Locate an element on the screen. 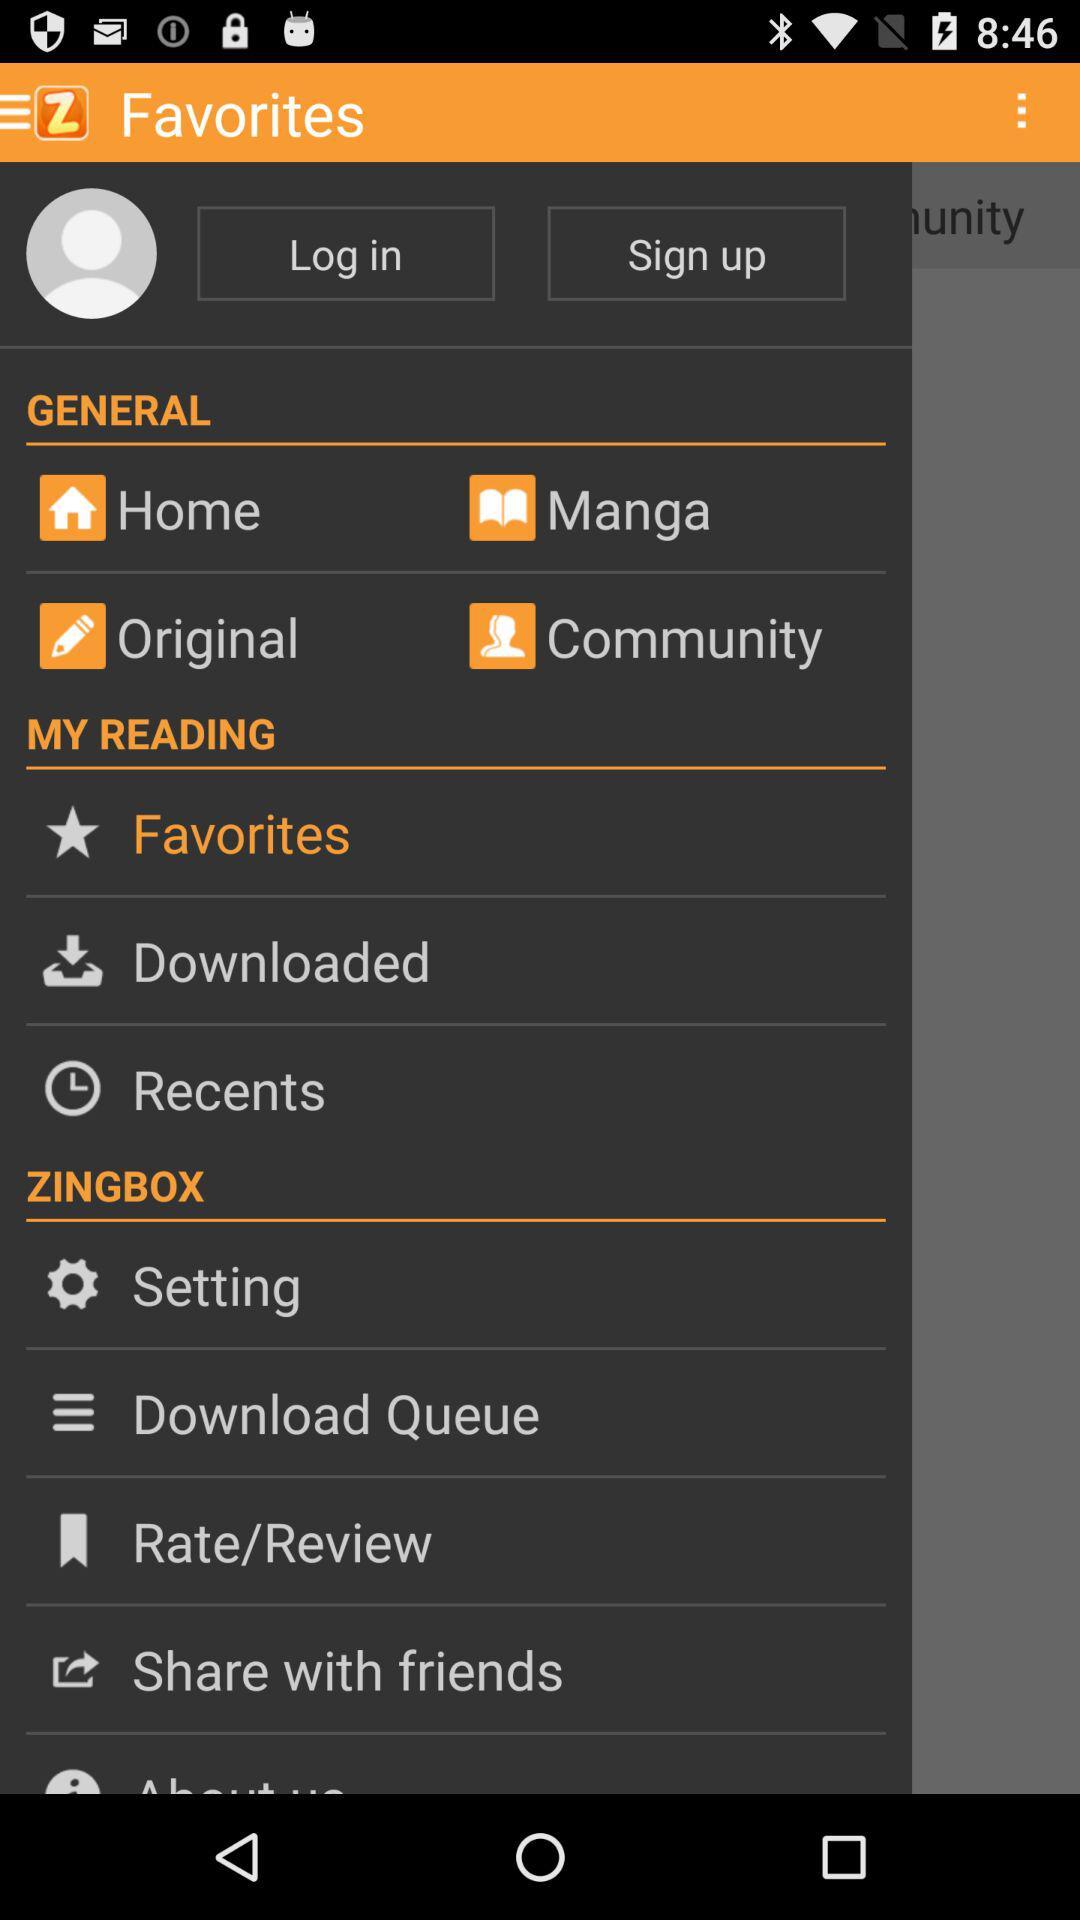 The width and height of the screenshot is (1080, 1920). recents is located at coordinates (455, 1087).